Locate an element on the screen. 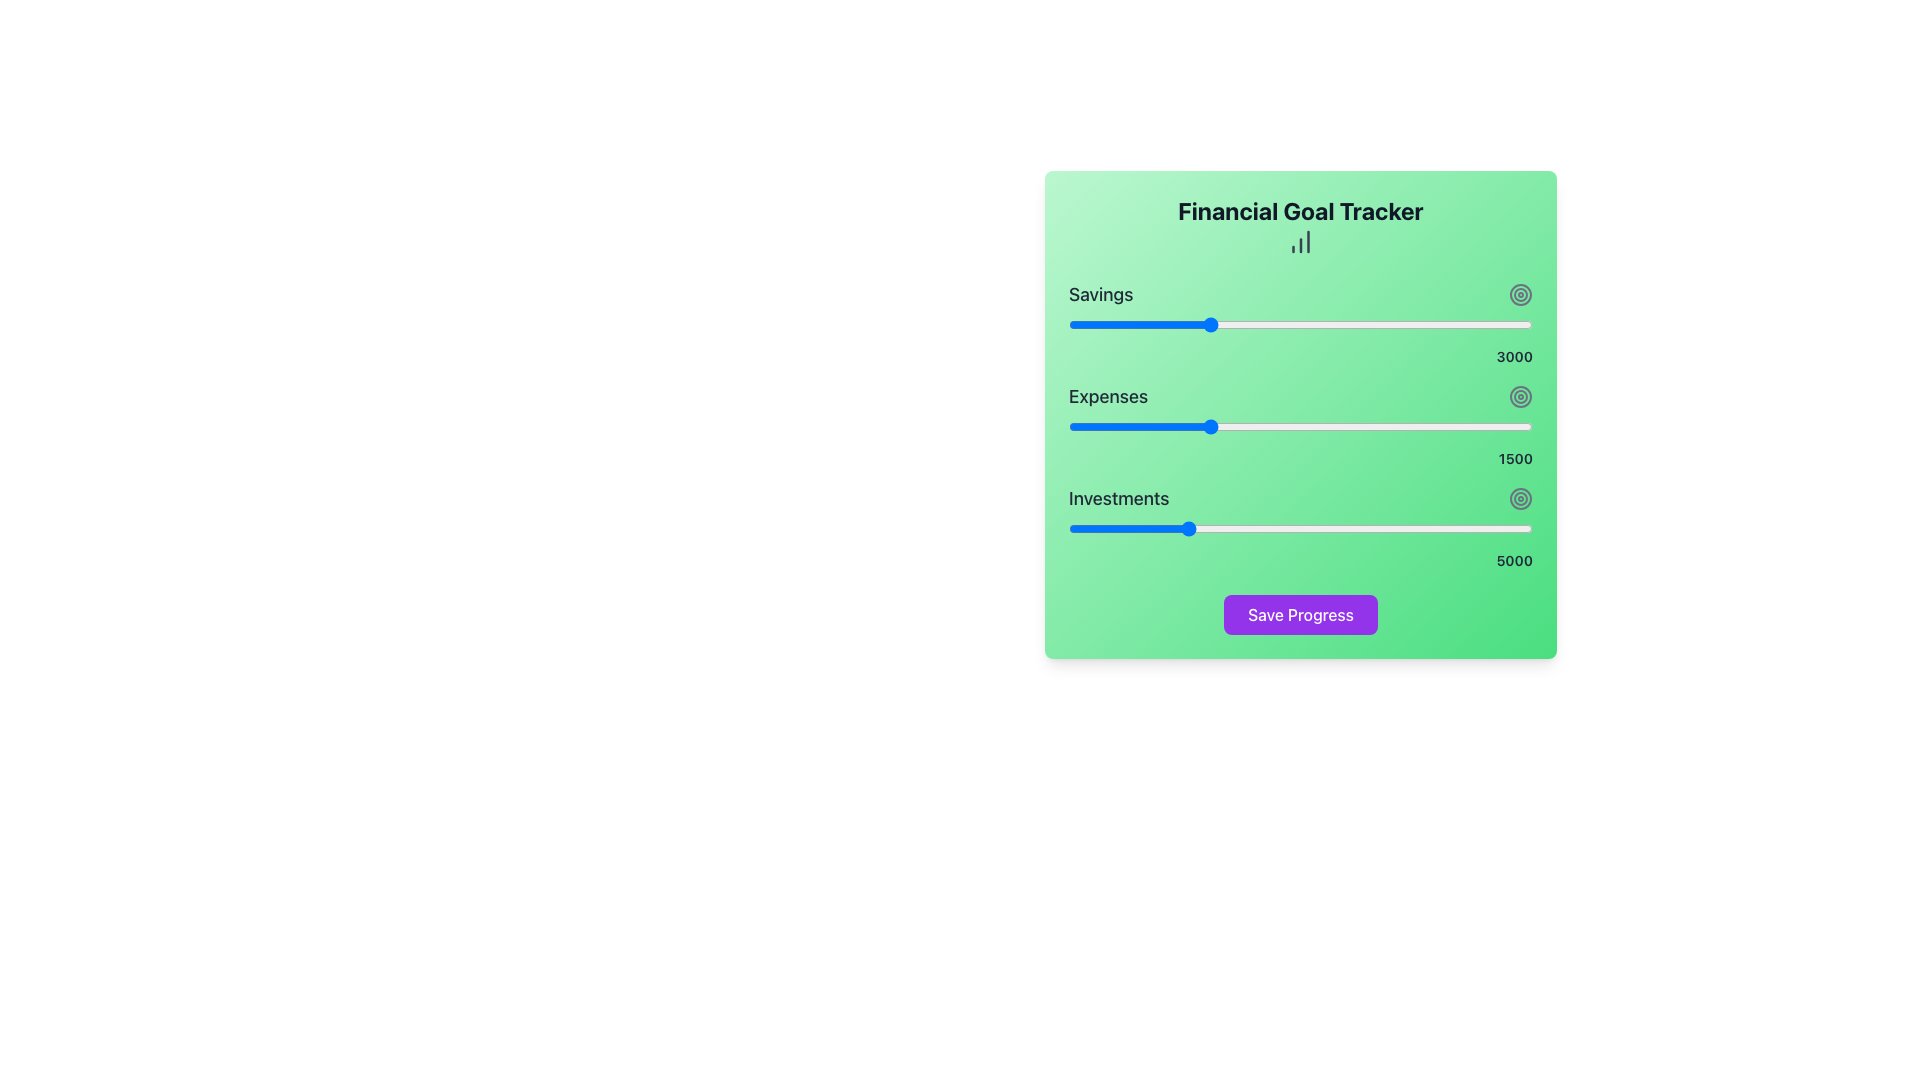 This screenshot has height=1080, width=1920. text header located at the top-center of the interface, which informs users about tracking financial goals is located at coordinates (1300, 211).